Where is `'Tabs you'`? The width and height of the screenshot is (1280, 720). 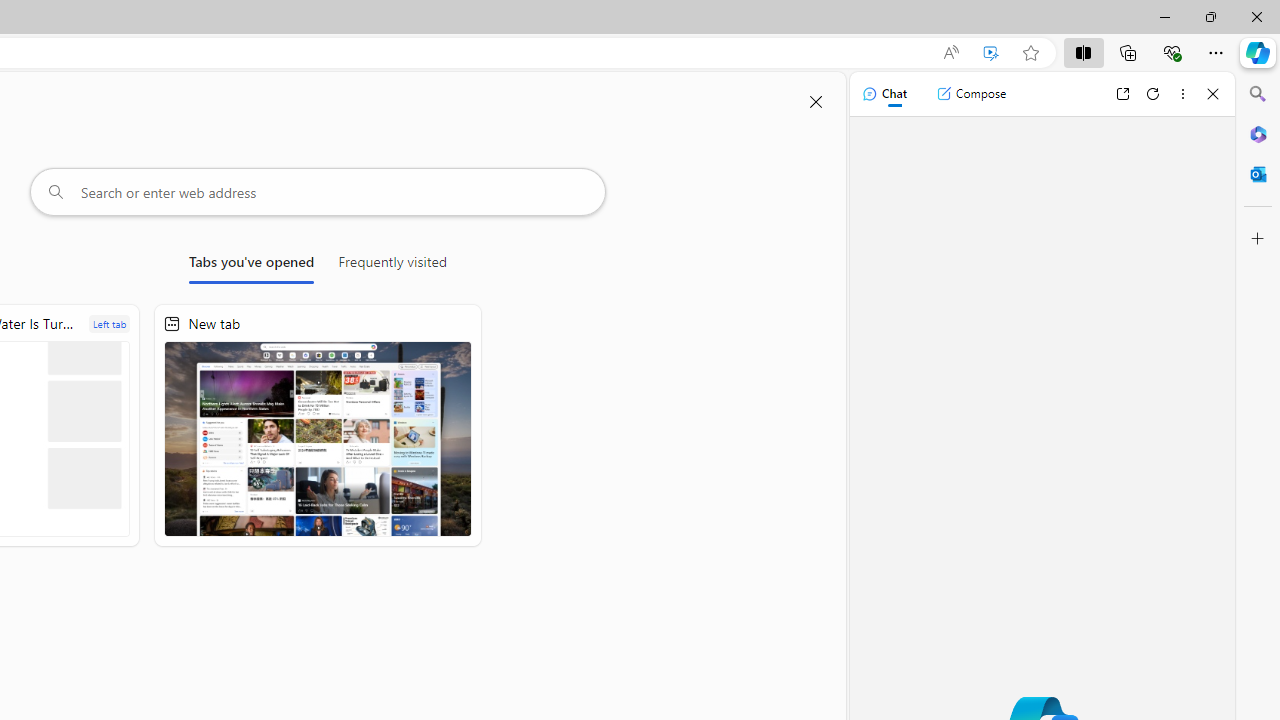
'Tabs you' is located at coordinates (250, 265).